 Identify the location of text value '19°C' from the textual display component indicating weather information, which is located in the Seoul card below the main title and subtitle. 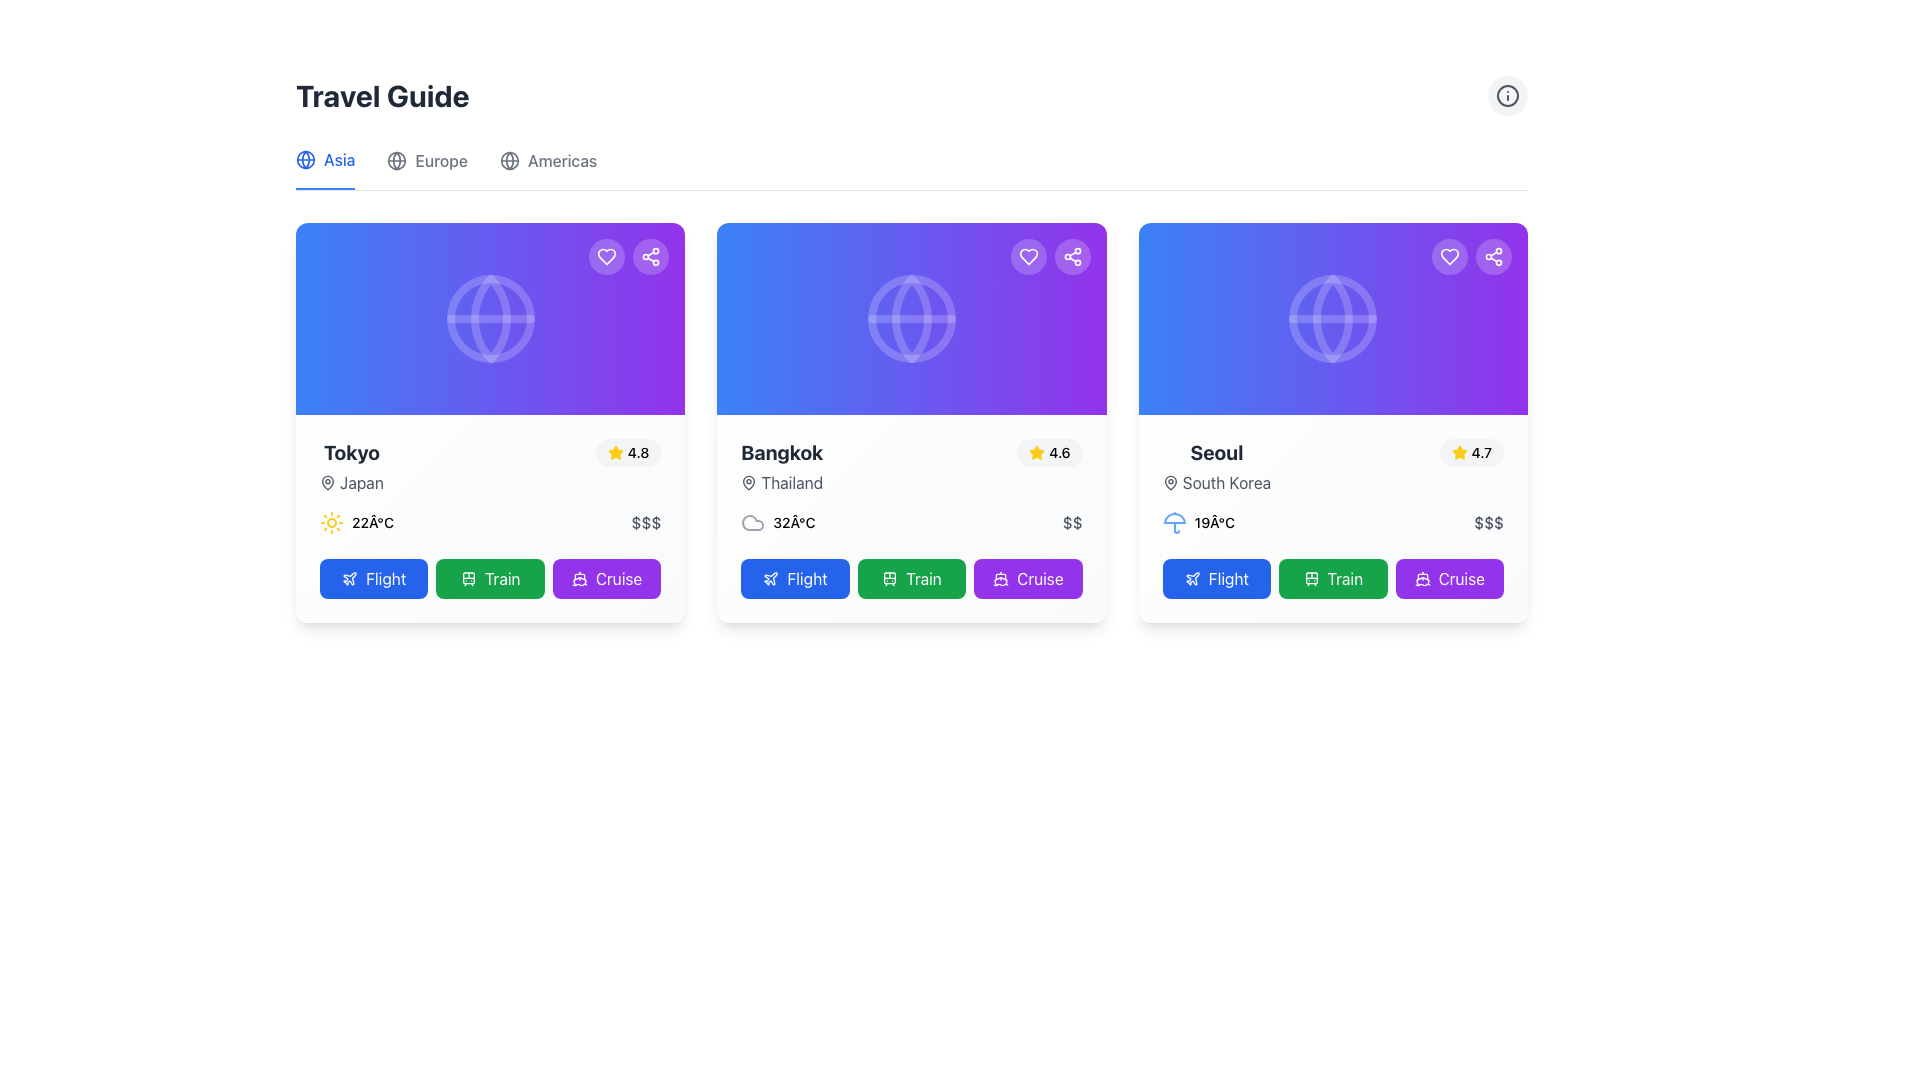
(1198, 522).